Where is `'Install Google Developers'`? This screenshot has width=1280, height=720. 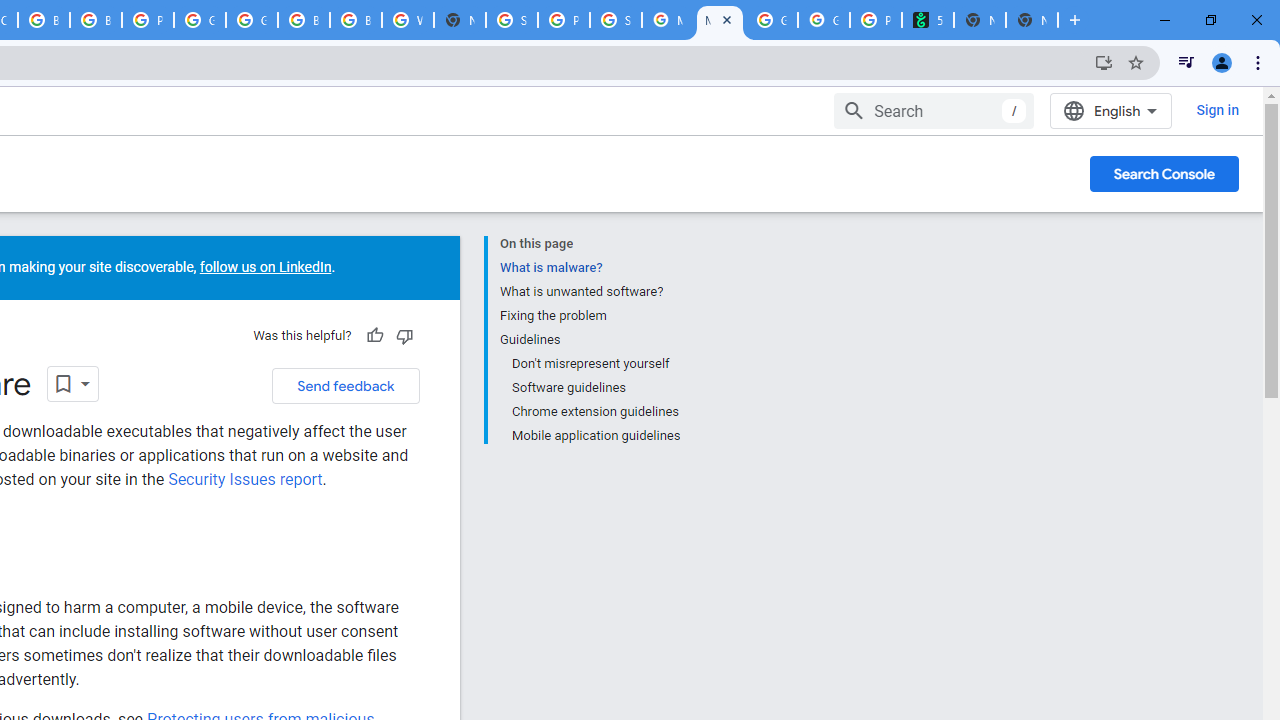 'Install Google Developers' is located at coordinates (1103, 61).